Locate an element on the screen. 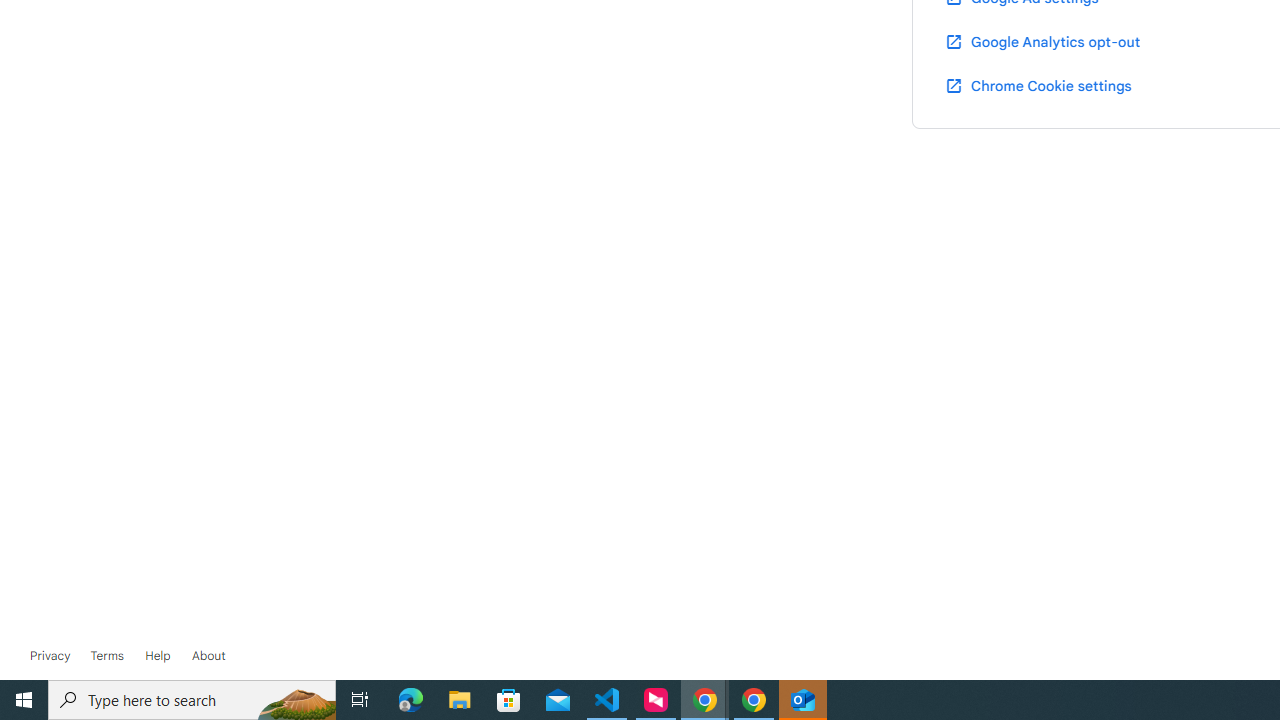 The image size is (1280, 720). 'Chrome Cookie settings' is located at coordinates (1038, 84).